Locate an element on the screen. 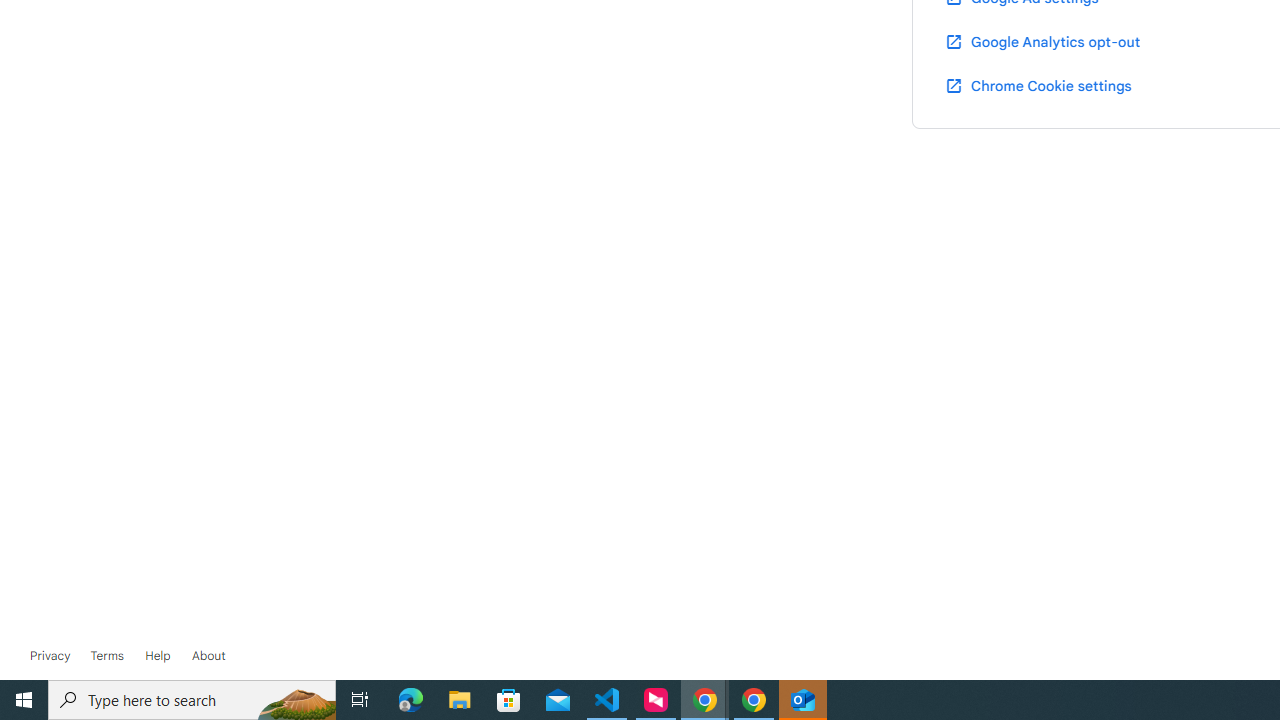 The image size is (1280, 720). 'Chrome Cookie settings' is located at coordinates (1038, 84).